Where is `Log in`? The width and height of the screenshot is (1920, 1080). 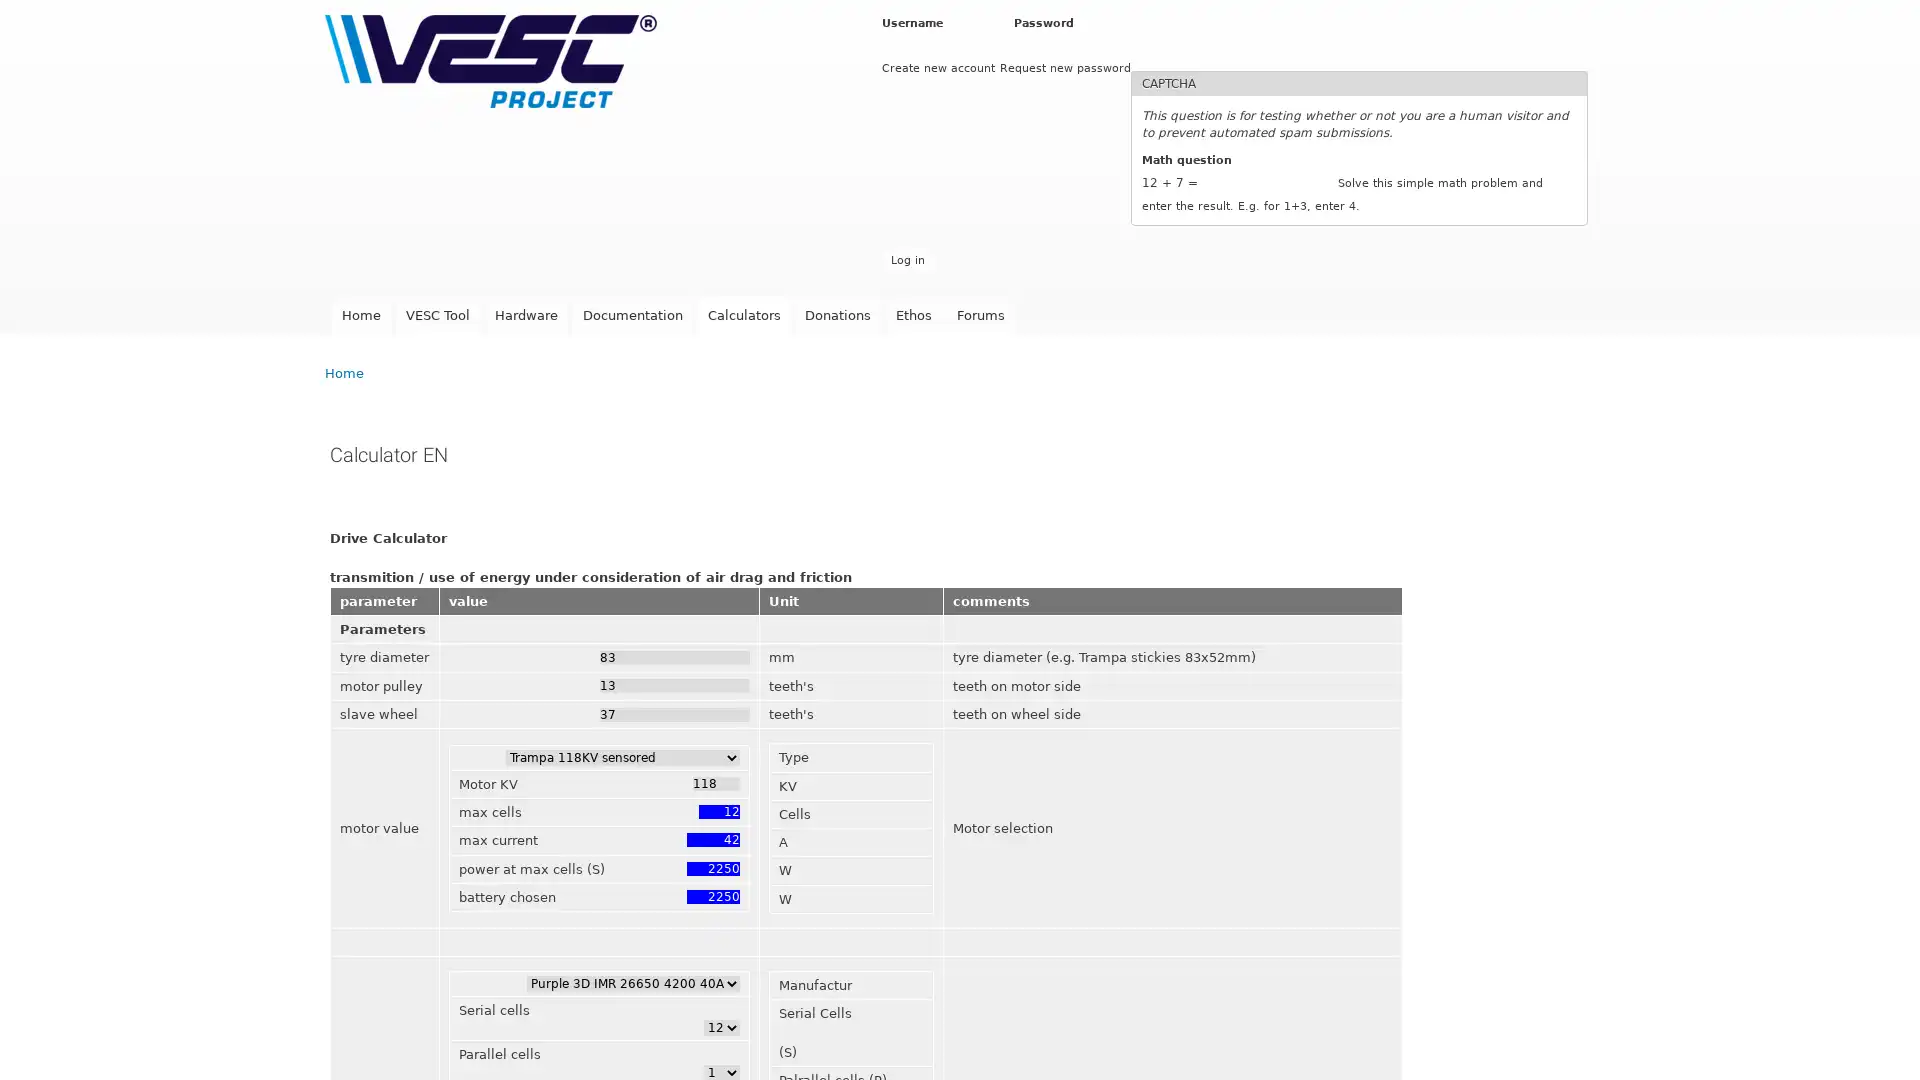 Log in is located at coordinates (906, 259).